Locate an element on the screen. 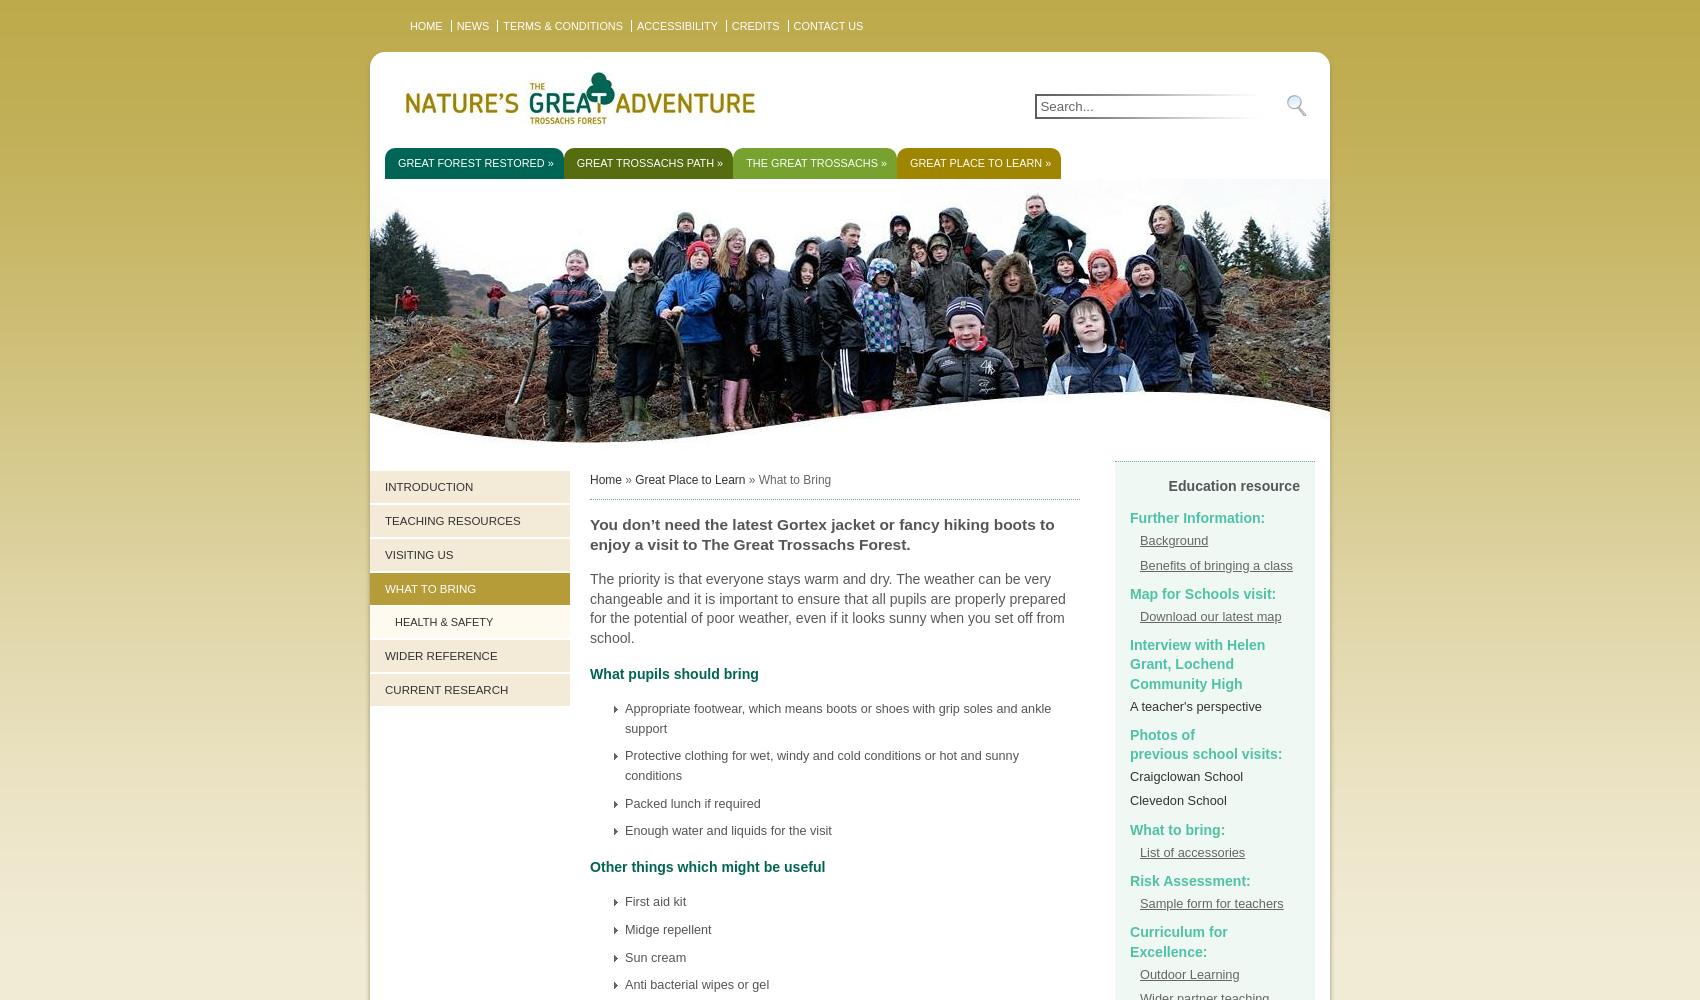  'Sample form for teachers' is located at coordinates (1210, 903).